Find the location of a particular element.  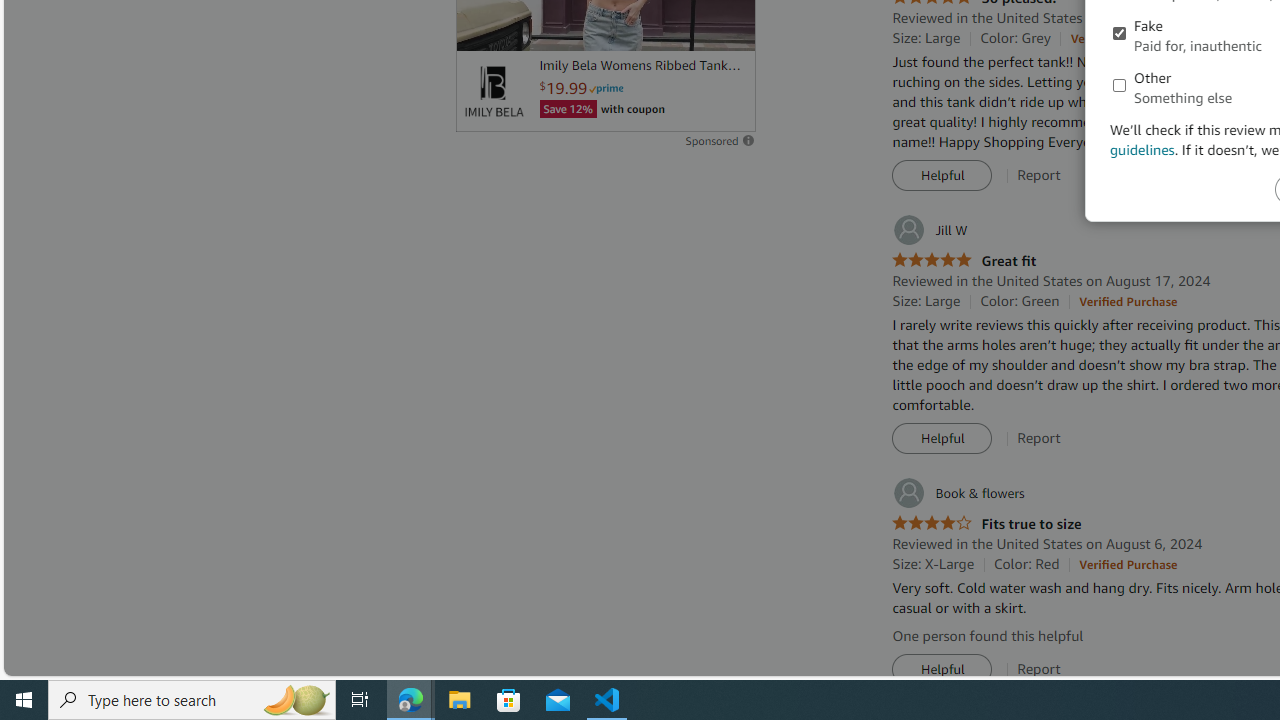

'Report' is located at coordinates (1039, 669).